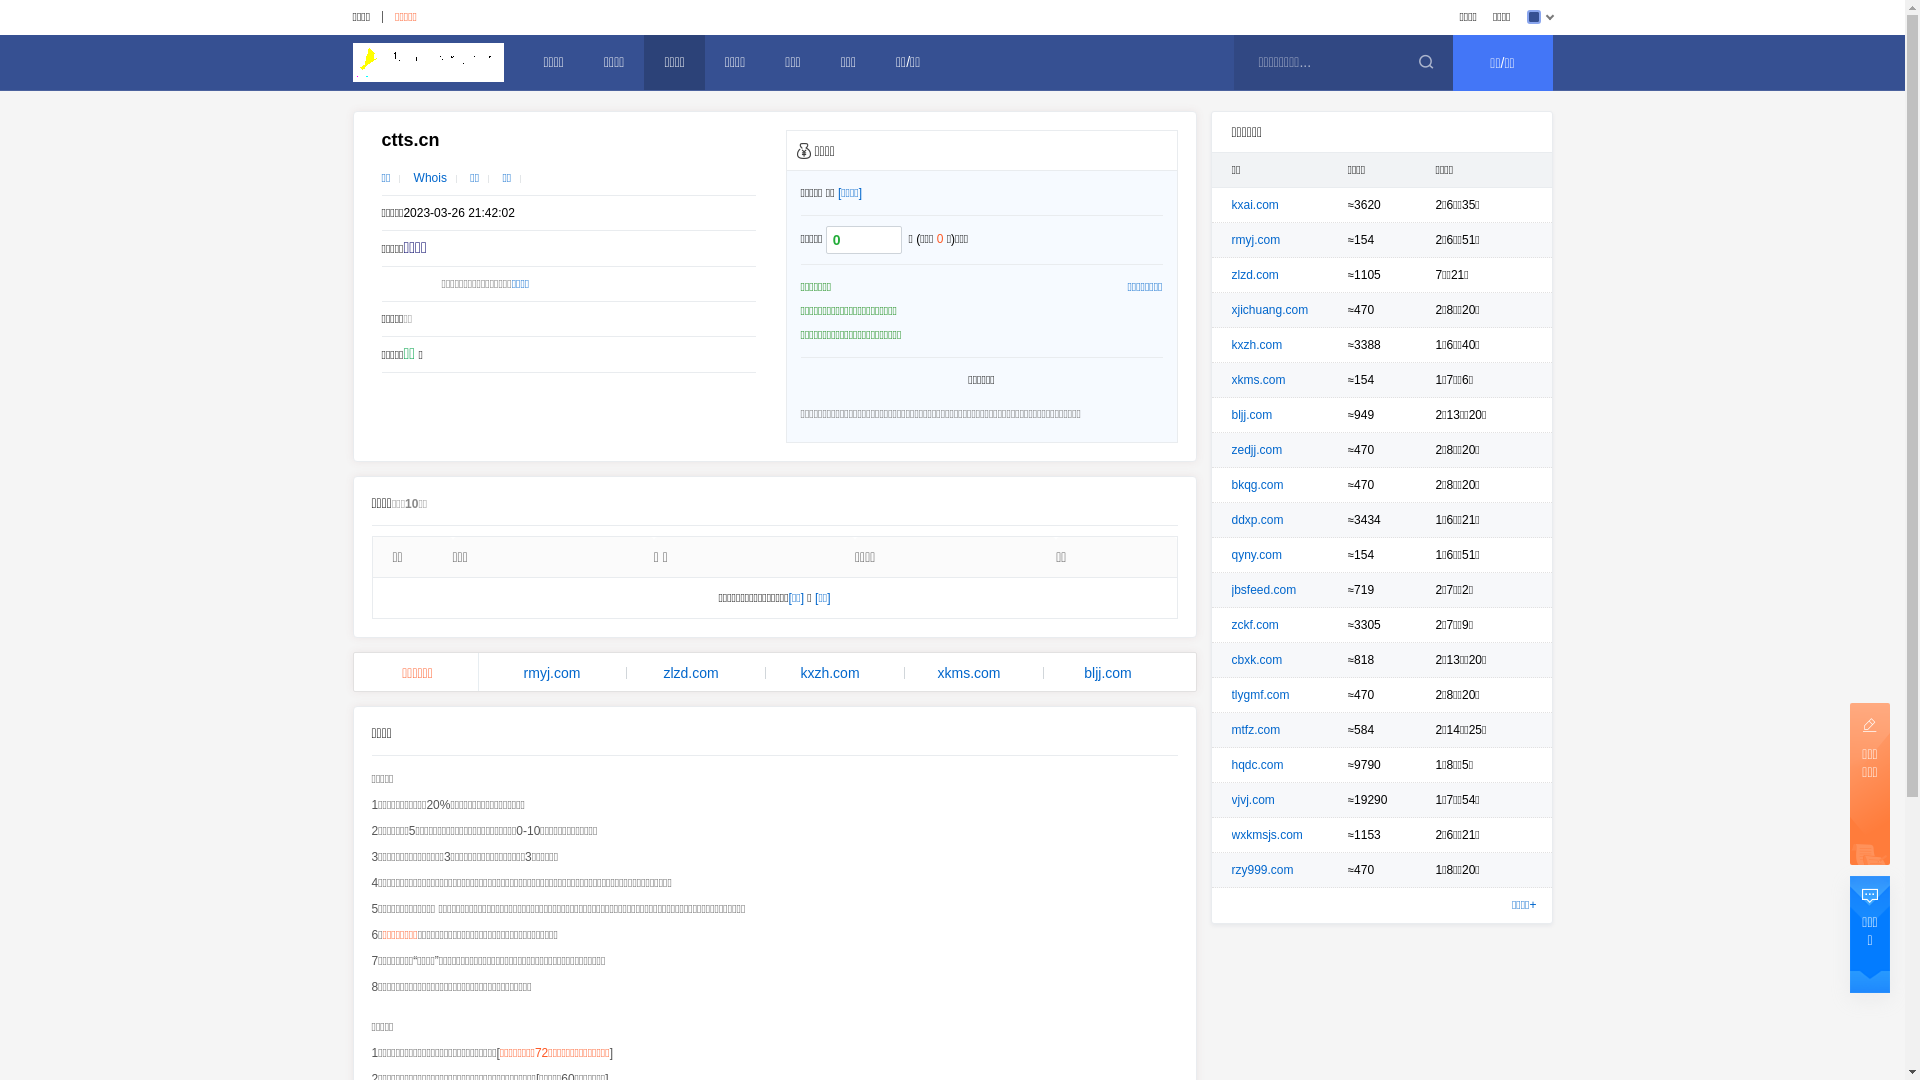  Describe the element at coordinates (1231, 519) in the screenshot. I see `'ddxp.com'` at that location.